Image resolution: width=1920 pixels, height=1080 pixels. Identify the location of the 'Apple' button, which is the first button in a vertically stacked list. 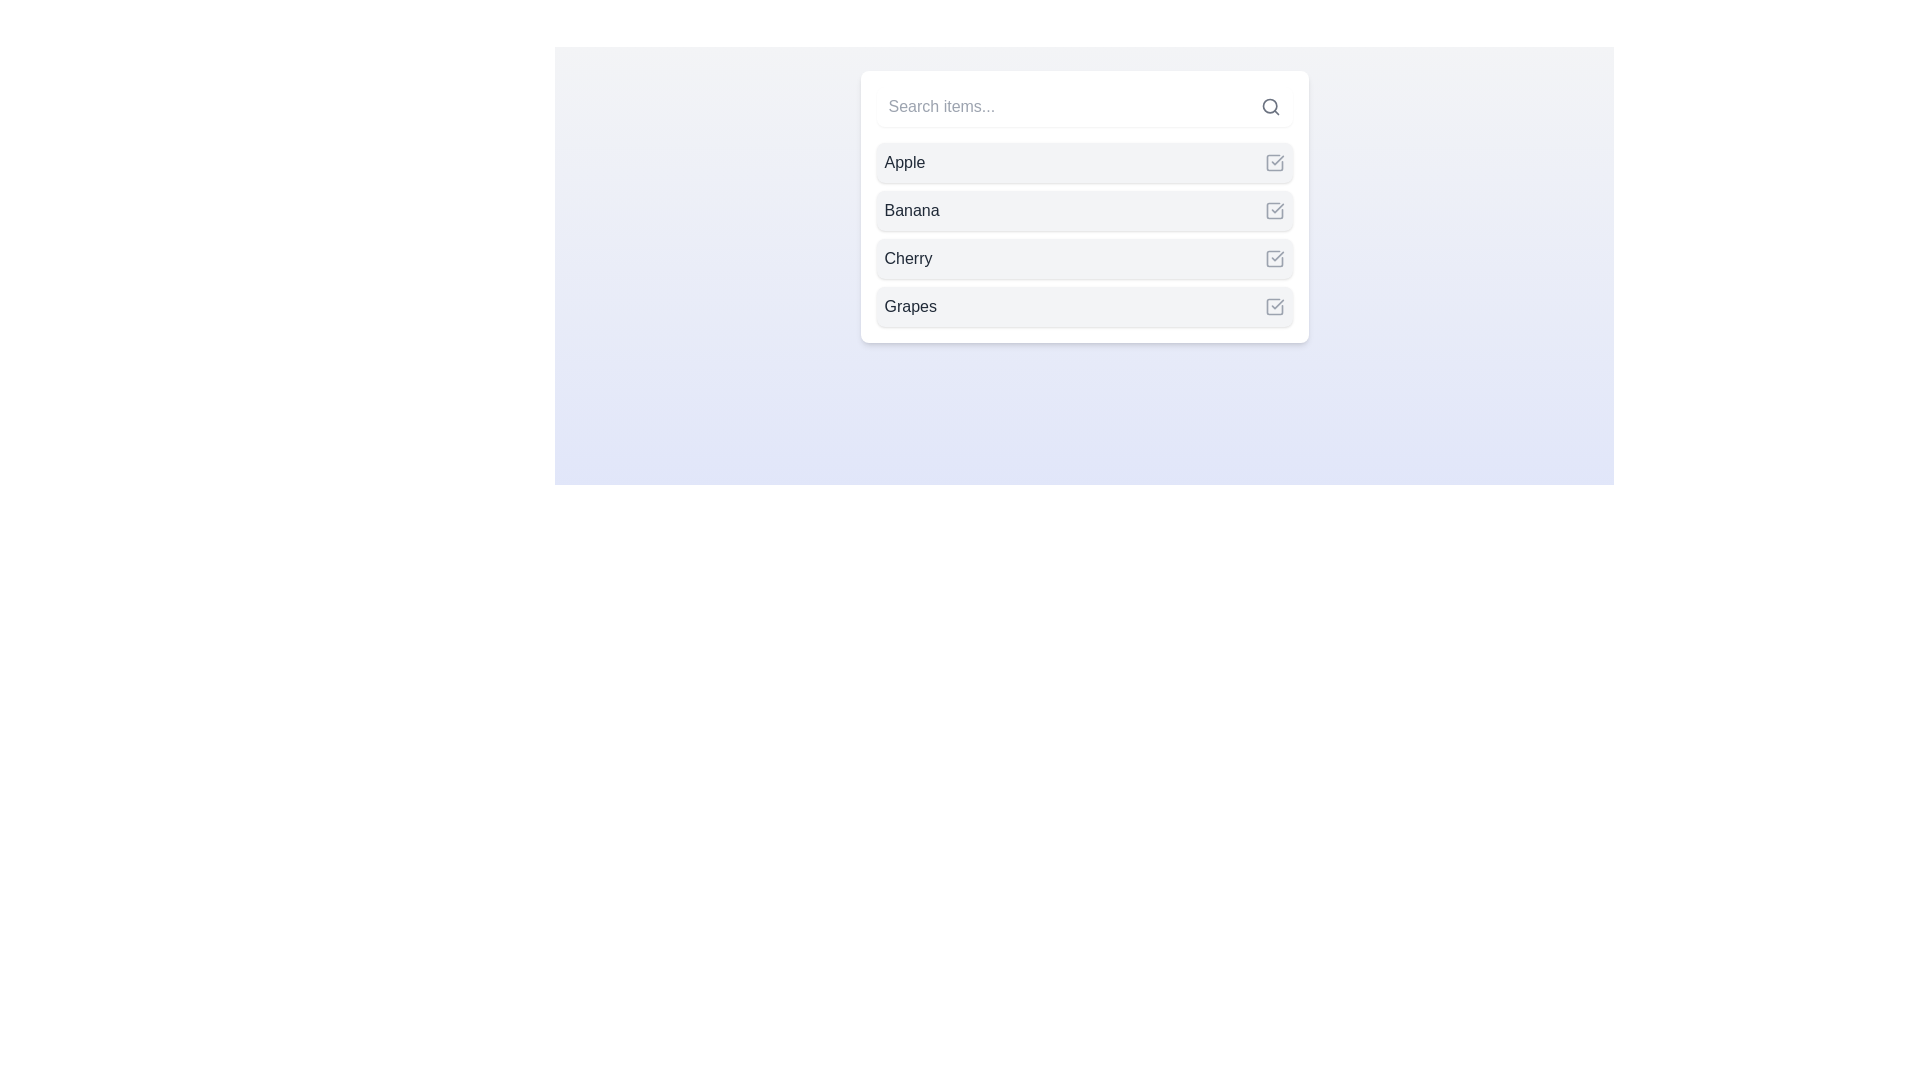
(1083, 161).